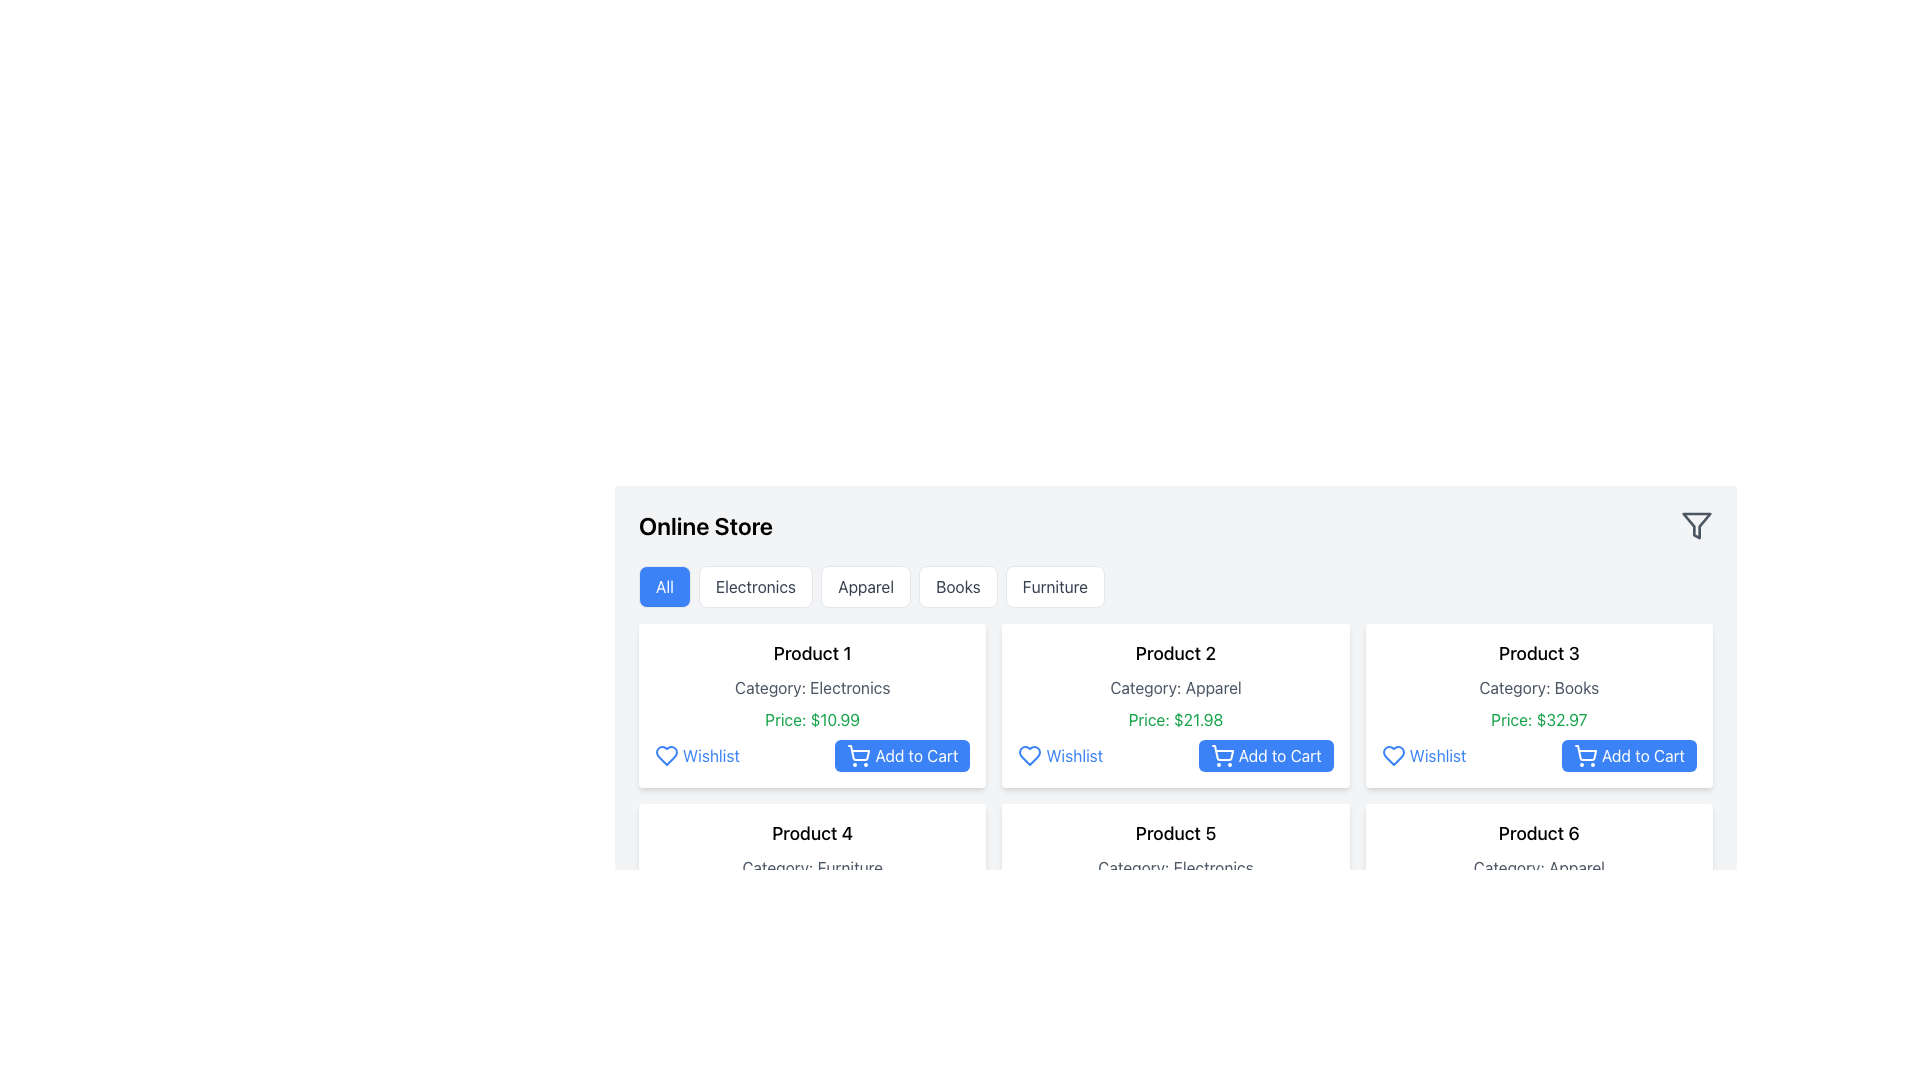  What do you see at coordinates (1221, 756) in the screenshot?
I see `the shopping cart icon within the 'Add to Cart' button for the second product from the left in the top row of the product grid` at bounding box center [1221, 756].